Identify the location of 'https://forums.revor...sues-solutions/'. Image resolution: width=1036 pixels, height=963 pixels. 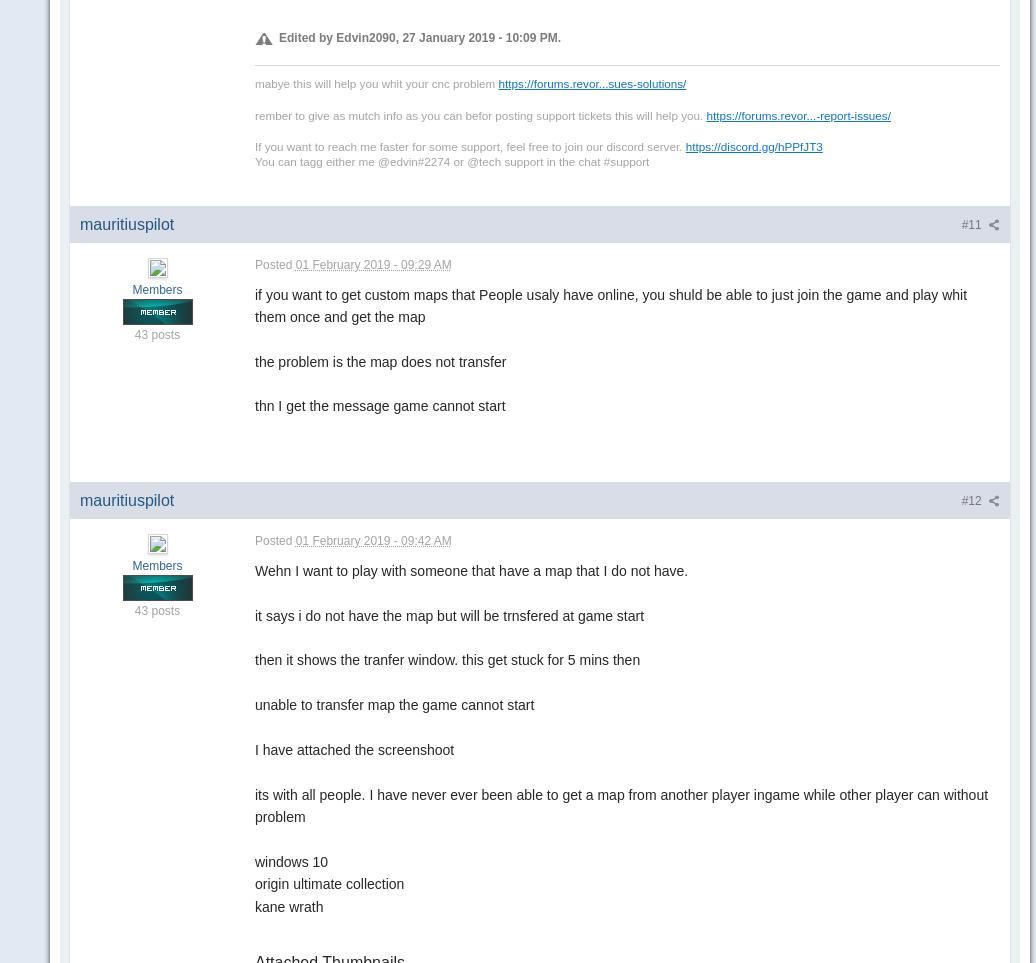
(591, 83).